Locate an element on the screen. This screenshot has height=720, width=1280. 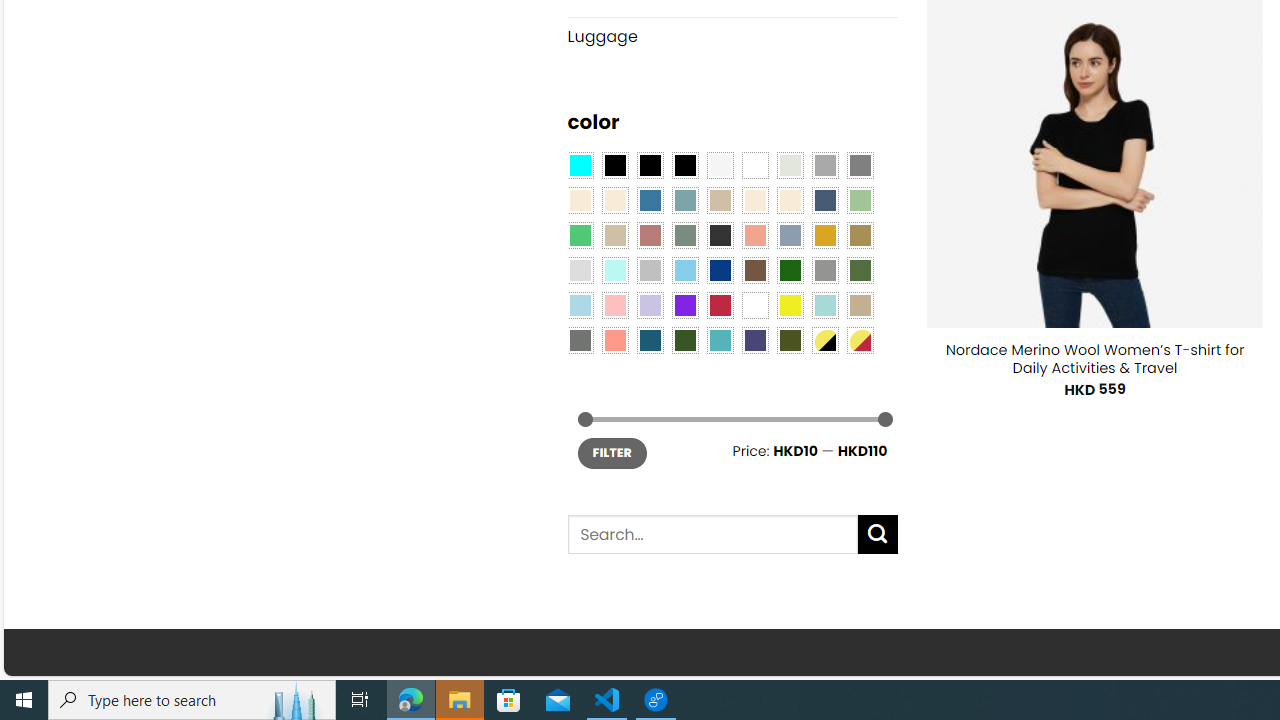
'Sage' is located at coordinates (684, 233).